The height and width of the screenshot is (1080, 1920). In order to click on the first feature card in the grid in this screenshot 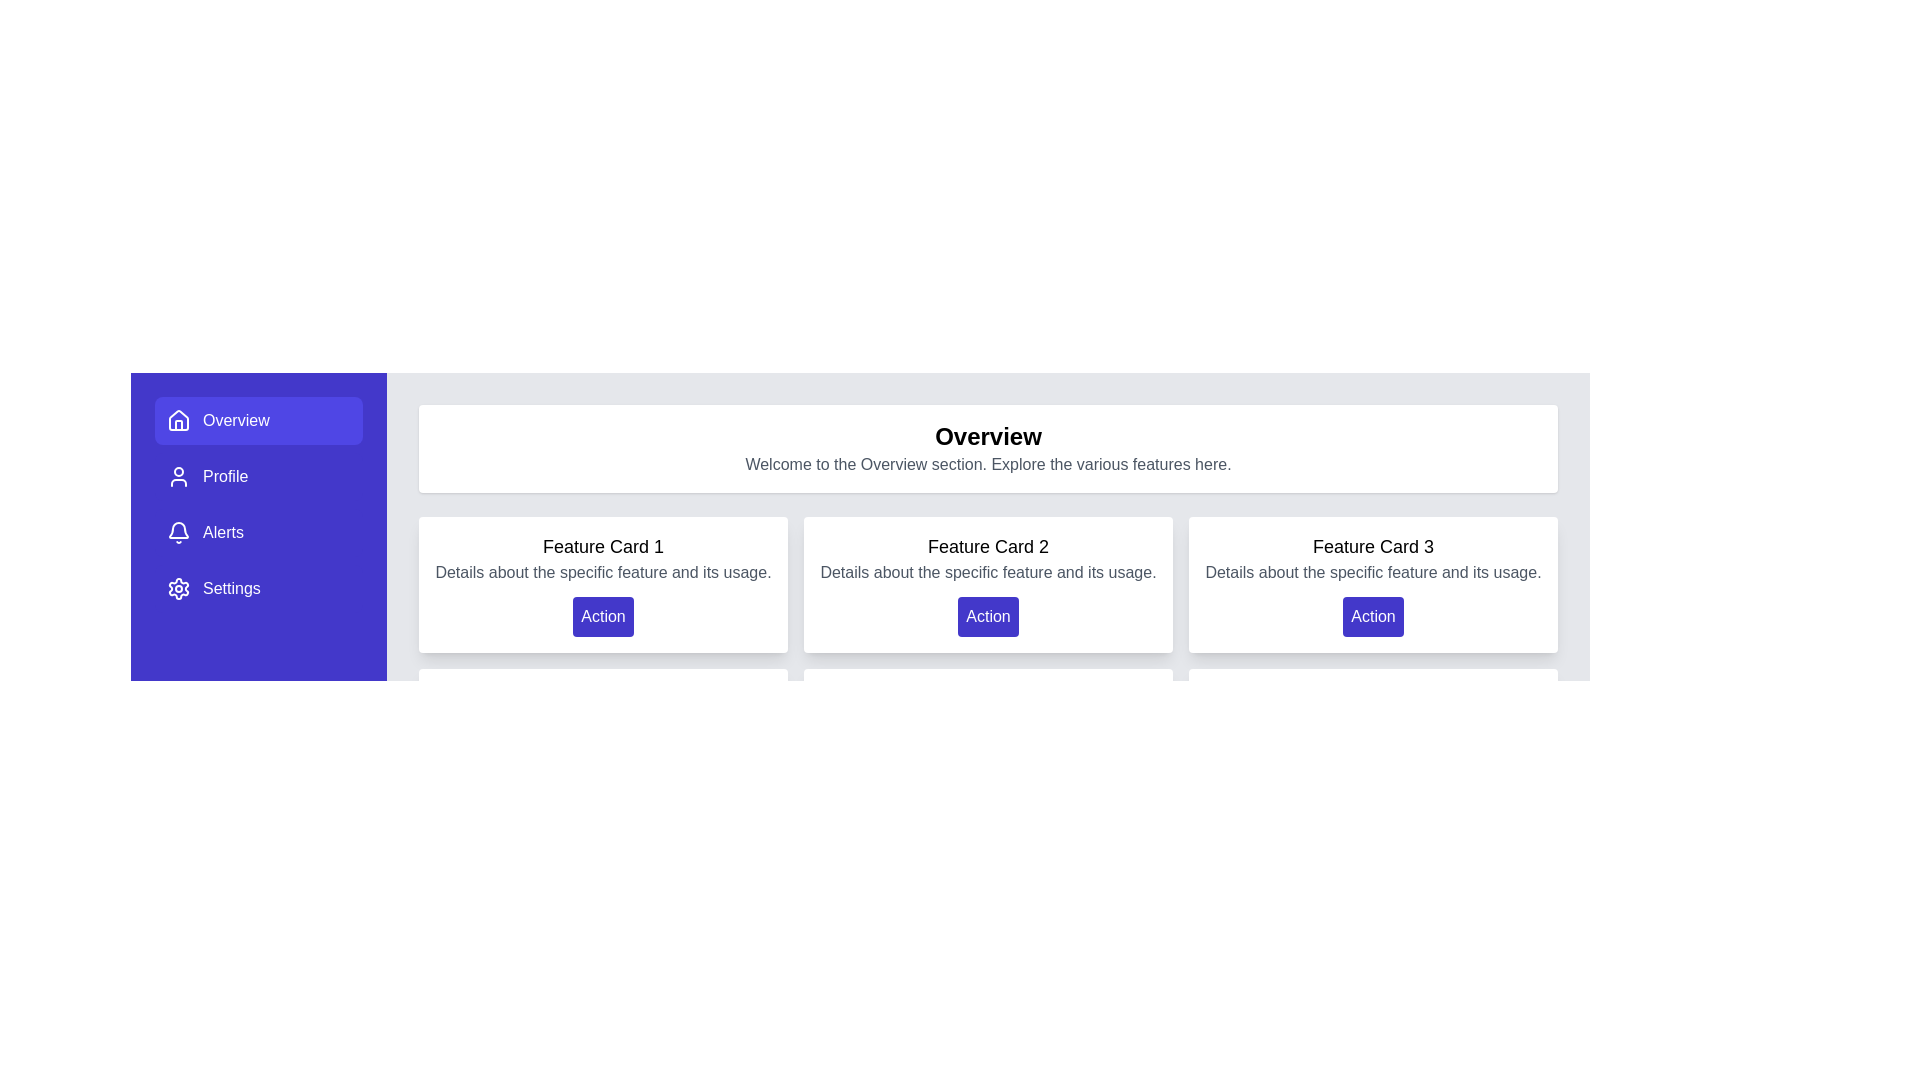, I will do `click(602, 585)`.